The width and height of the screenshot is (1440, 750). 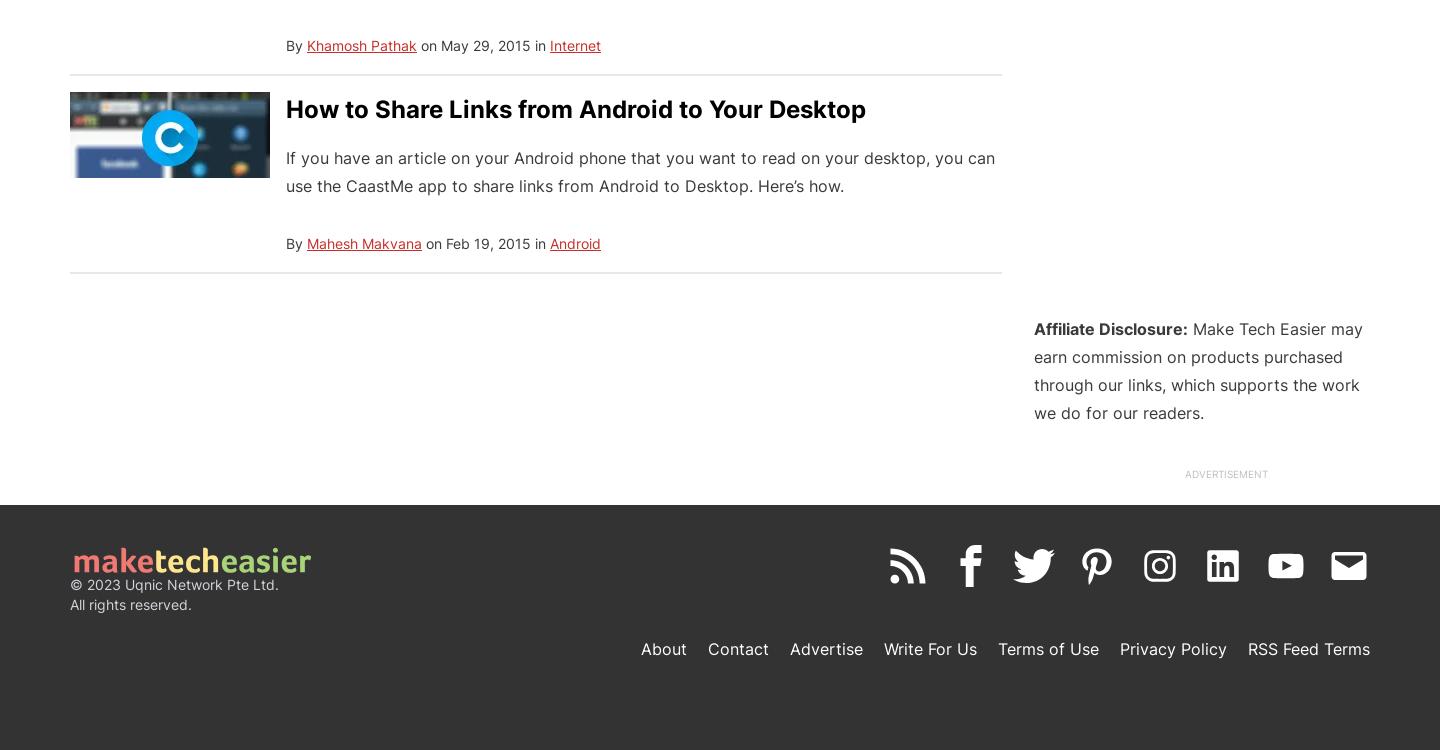 I want to click on 'Advertise', so click(x=826, y=648).